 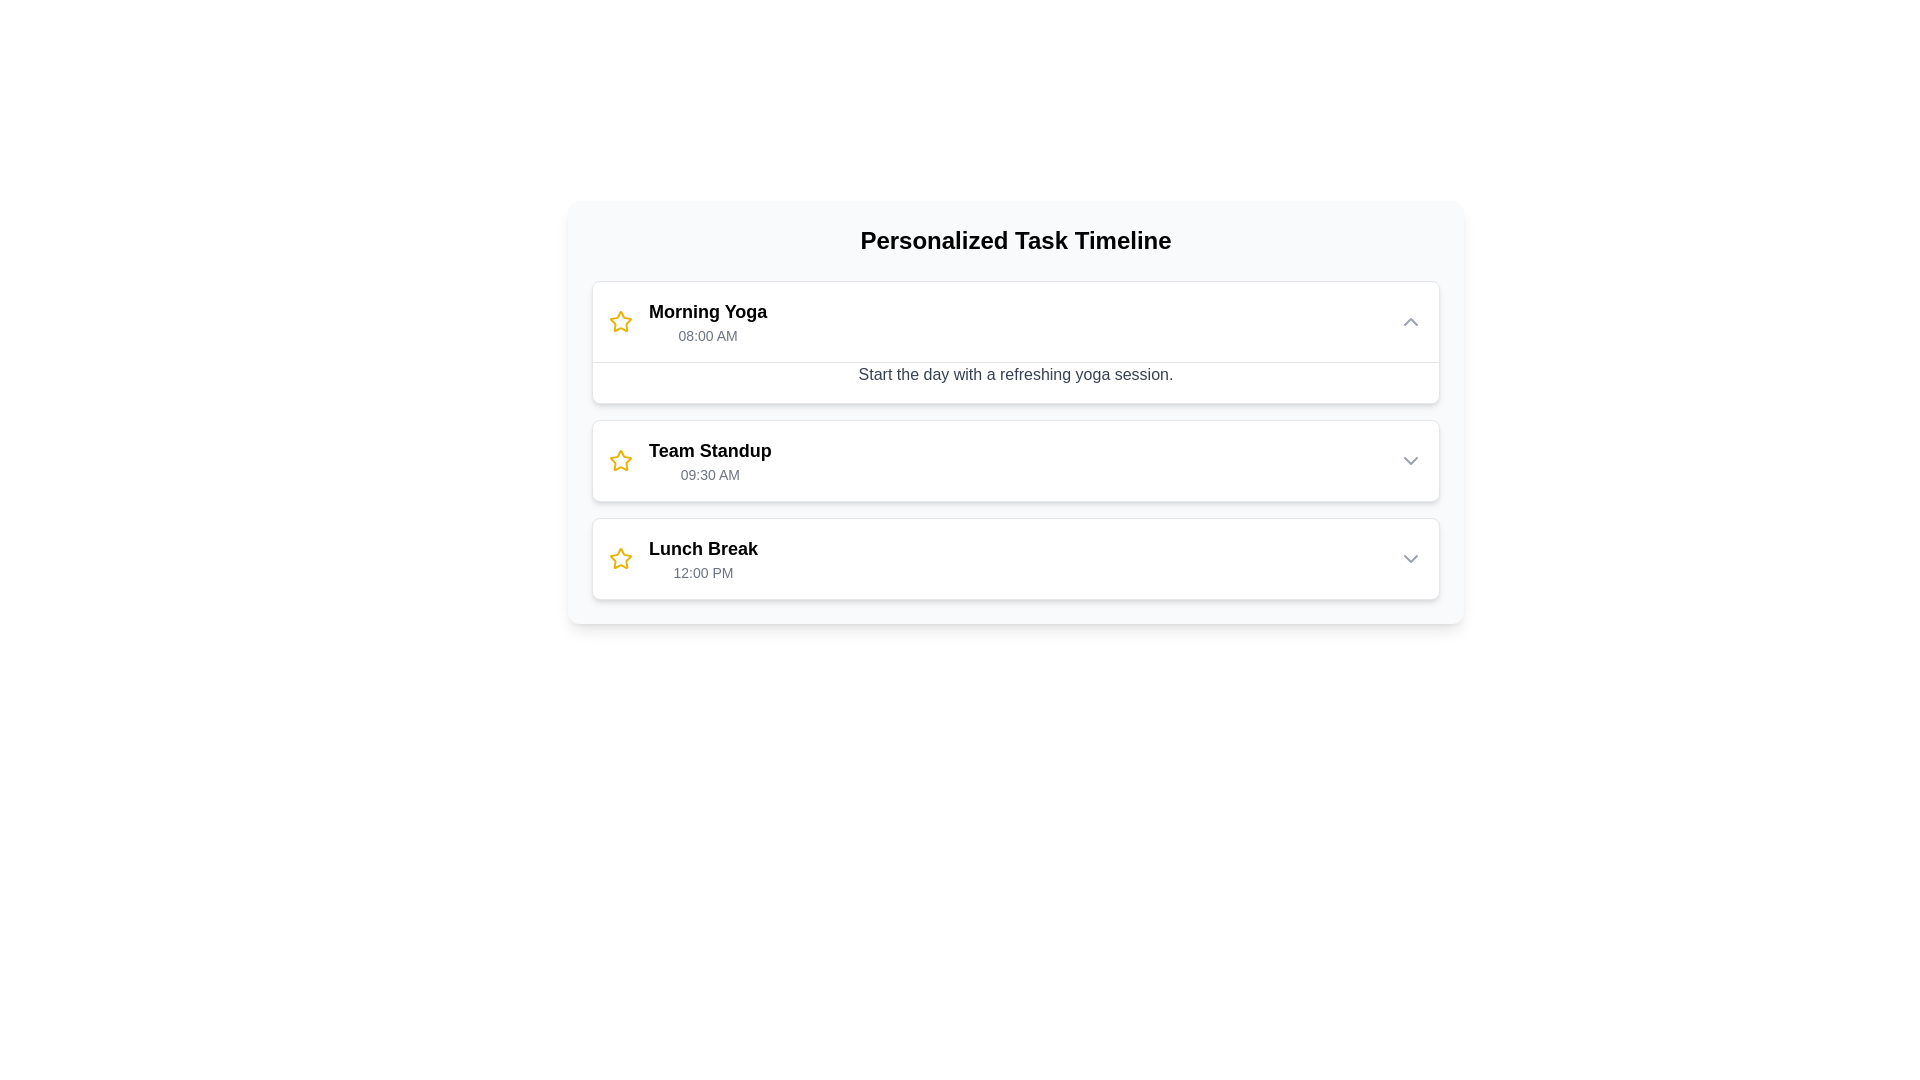 I want to click on the text label that reads 'Start the day with a refreshing yoga session.' located below the 'Morning Yoga' title and time description in the 'Morning Yoga' task block, so click(x=1016, y=381).